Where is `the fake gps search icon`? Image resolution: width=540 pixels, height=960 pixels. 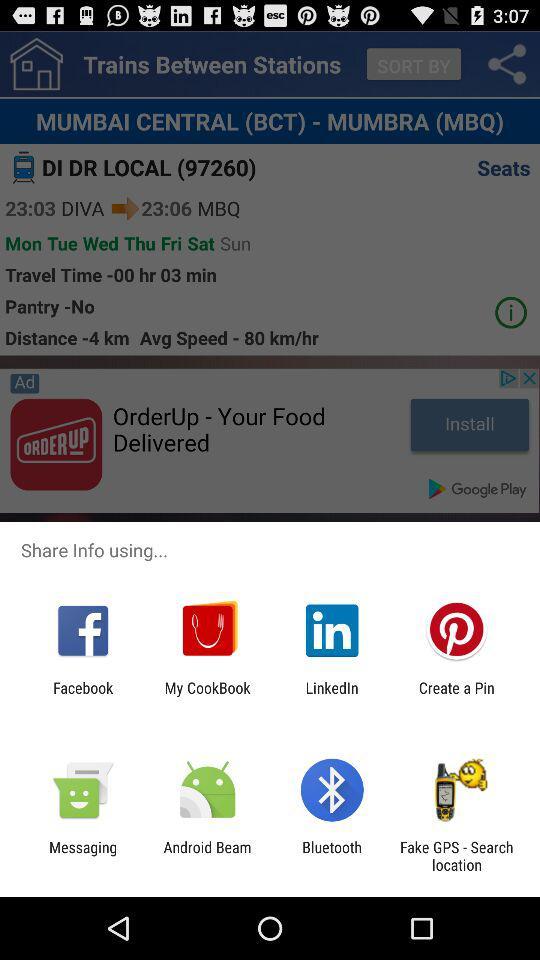
the fake gps search icon is located at coordinates (456, 855).